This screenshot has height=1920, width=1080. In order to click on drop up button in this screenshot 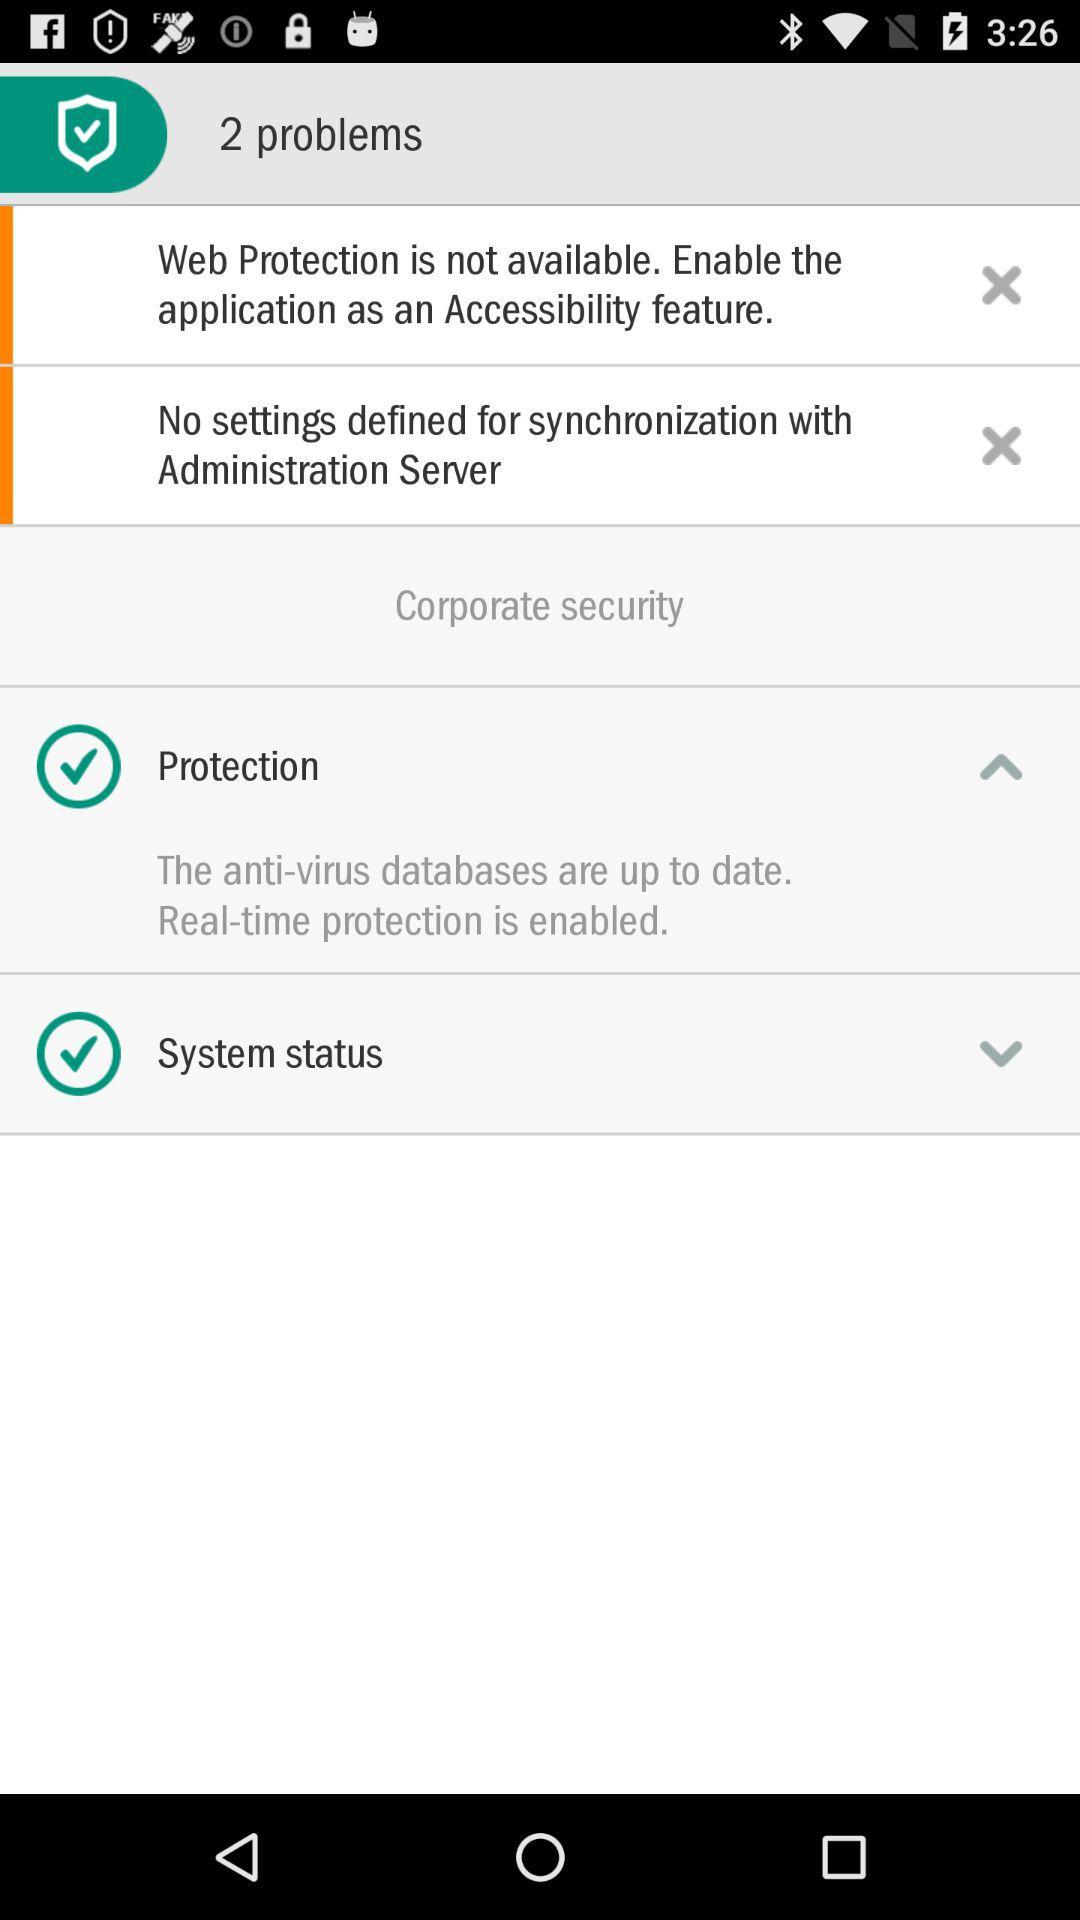, I will do `click(1001, 765)`.